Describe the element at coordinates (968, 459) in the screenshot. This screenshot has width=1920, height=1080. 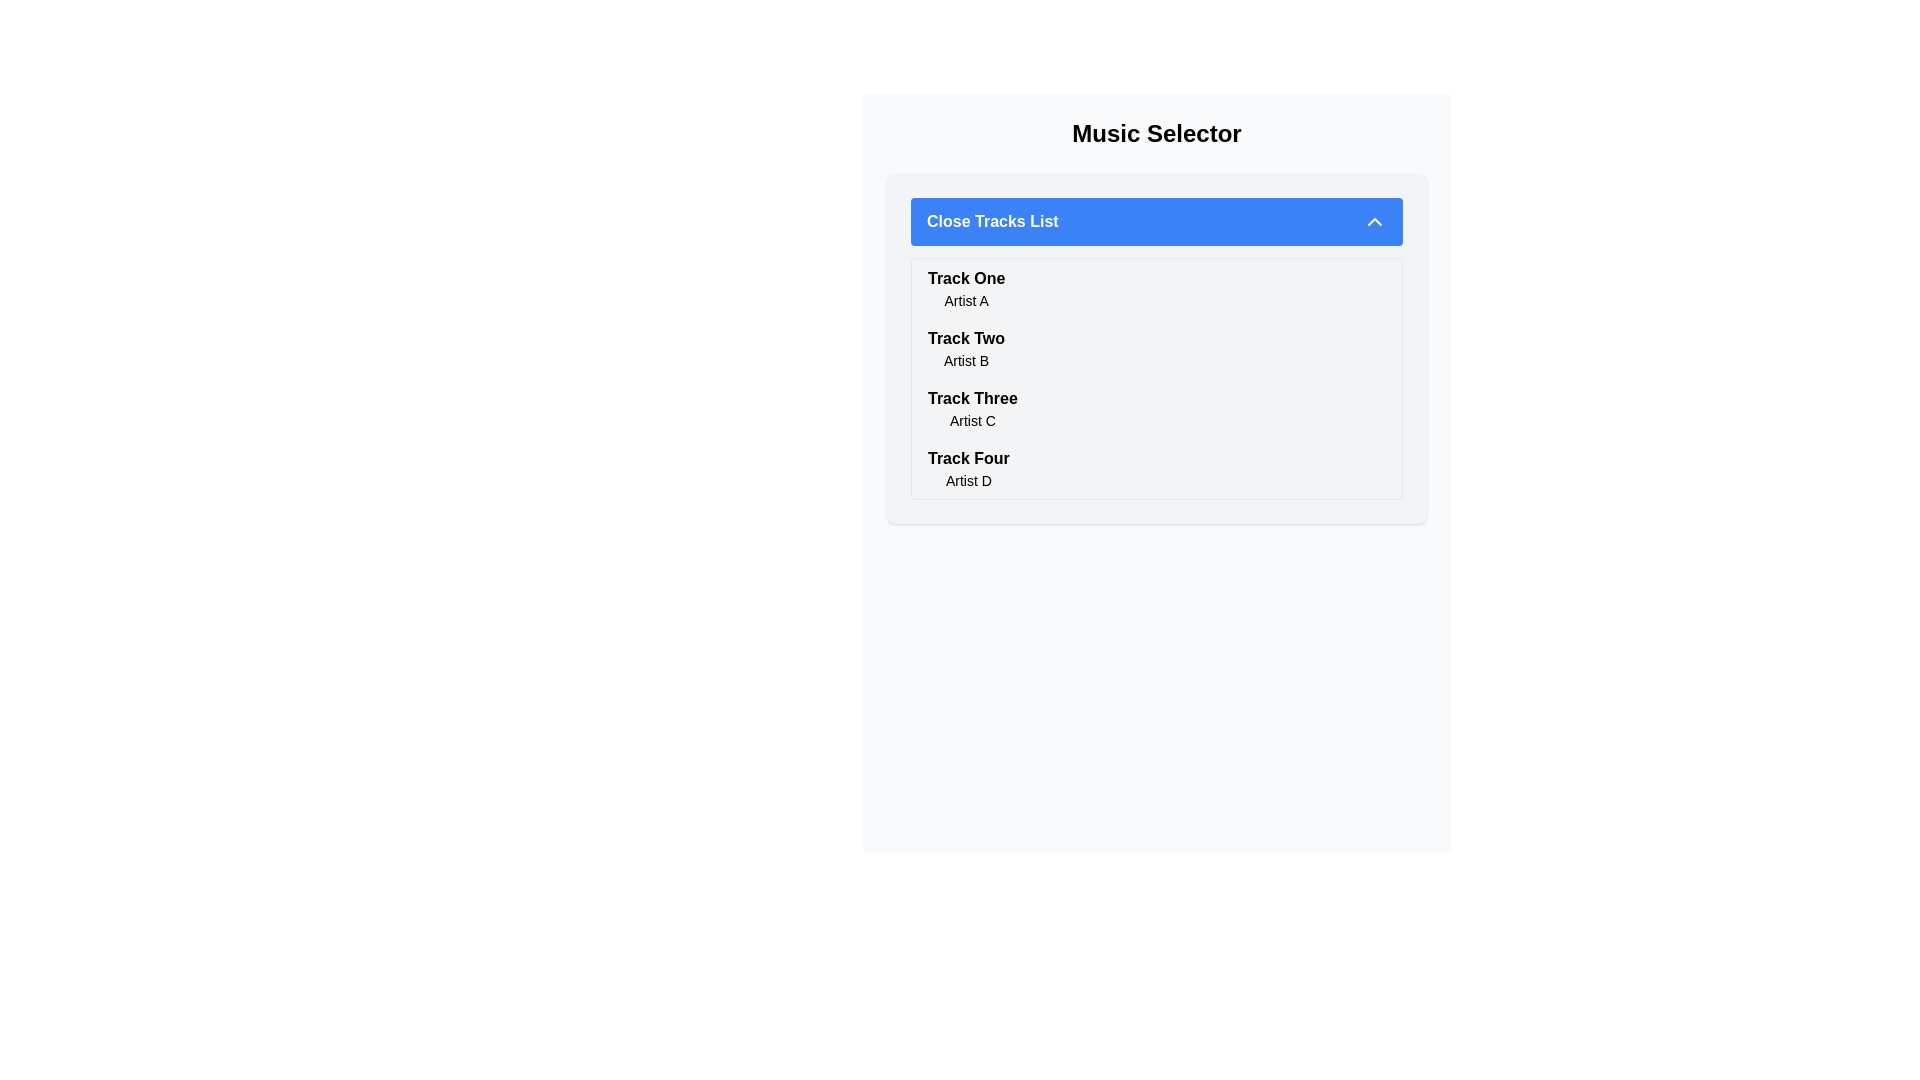
I see `the bold text label displaying 'Track Four', which is the primary text in a list of track titles within a music selector dropdown` at that location.